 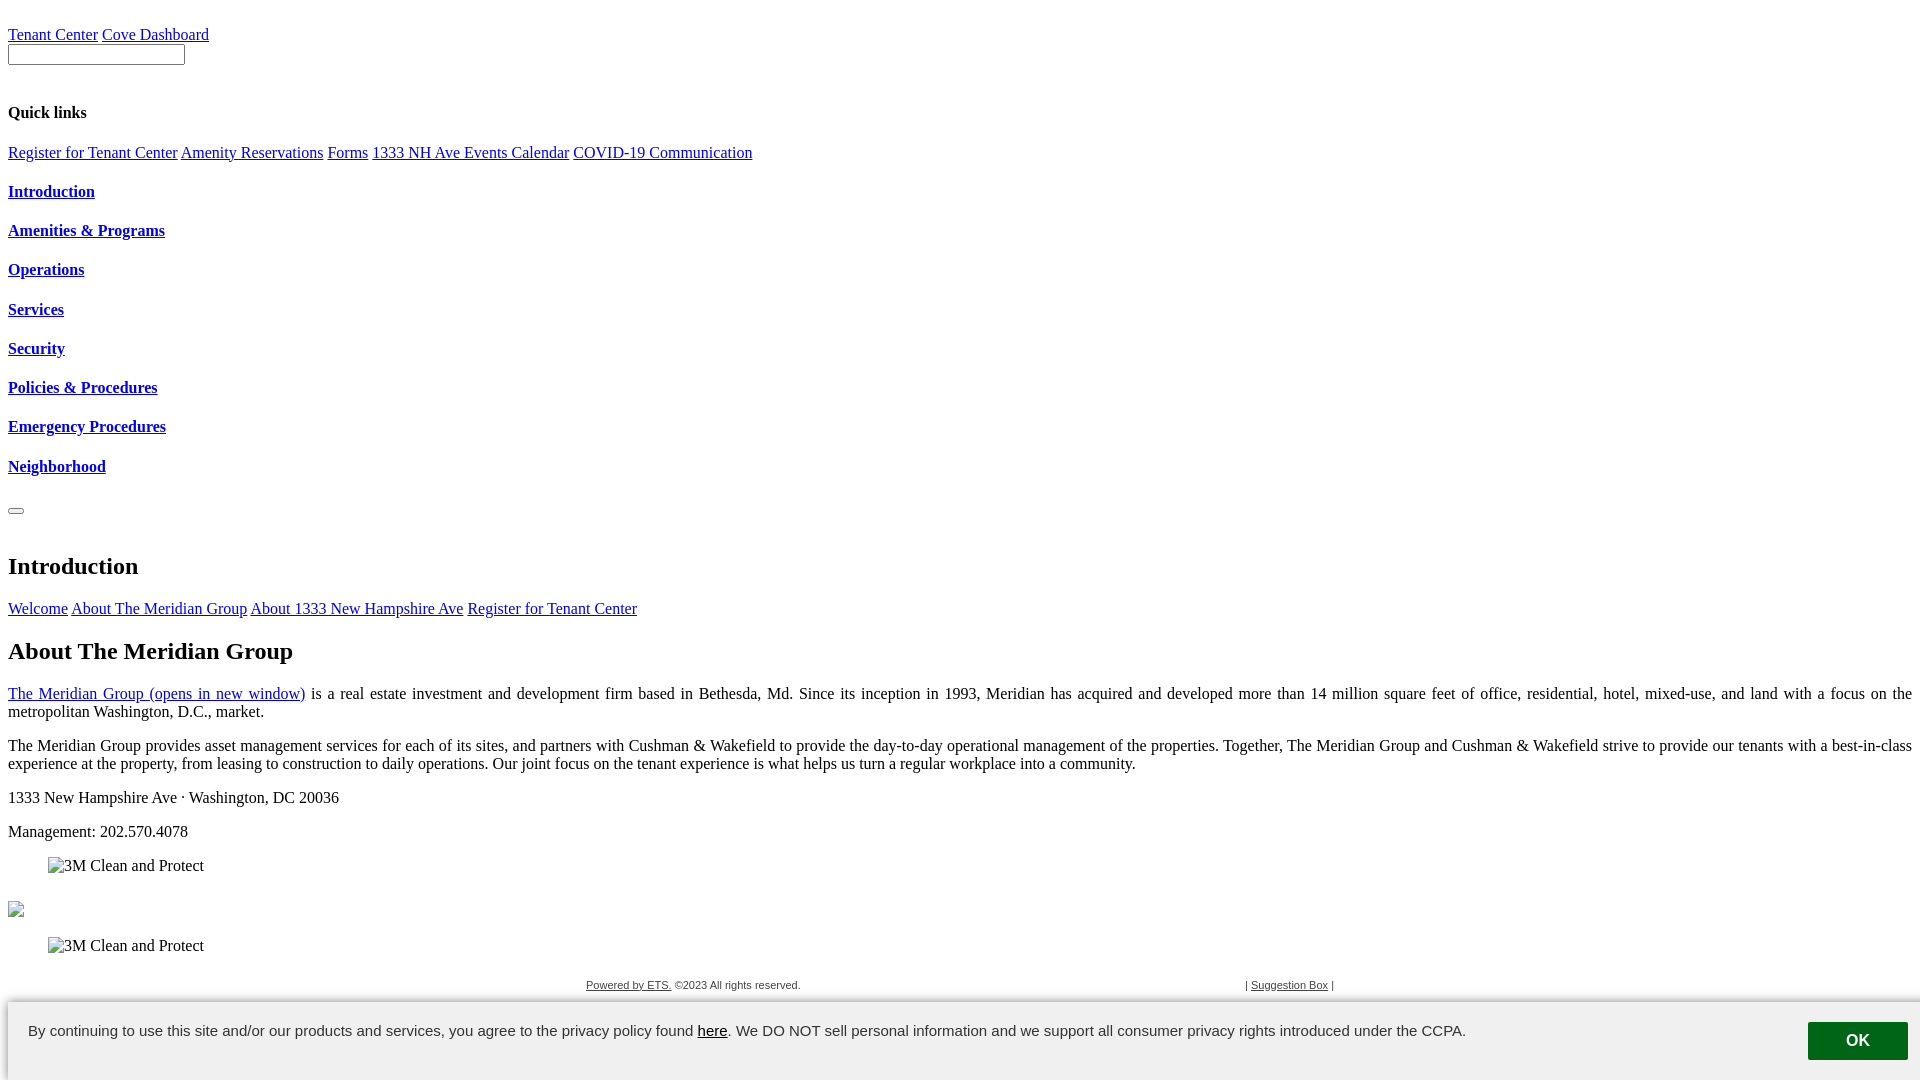 I want to click on 'Suggestion Box', so click(x=1289, y=983).